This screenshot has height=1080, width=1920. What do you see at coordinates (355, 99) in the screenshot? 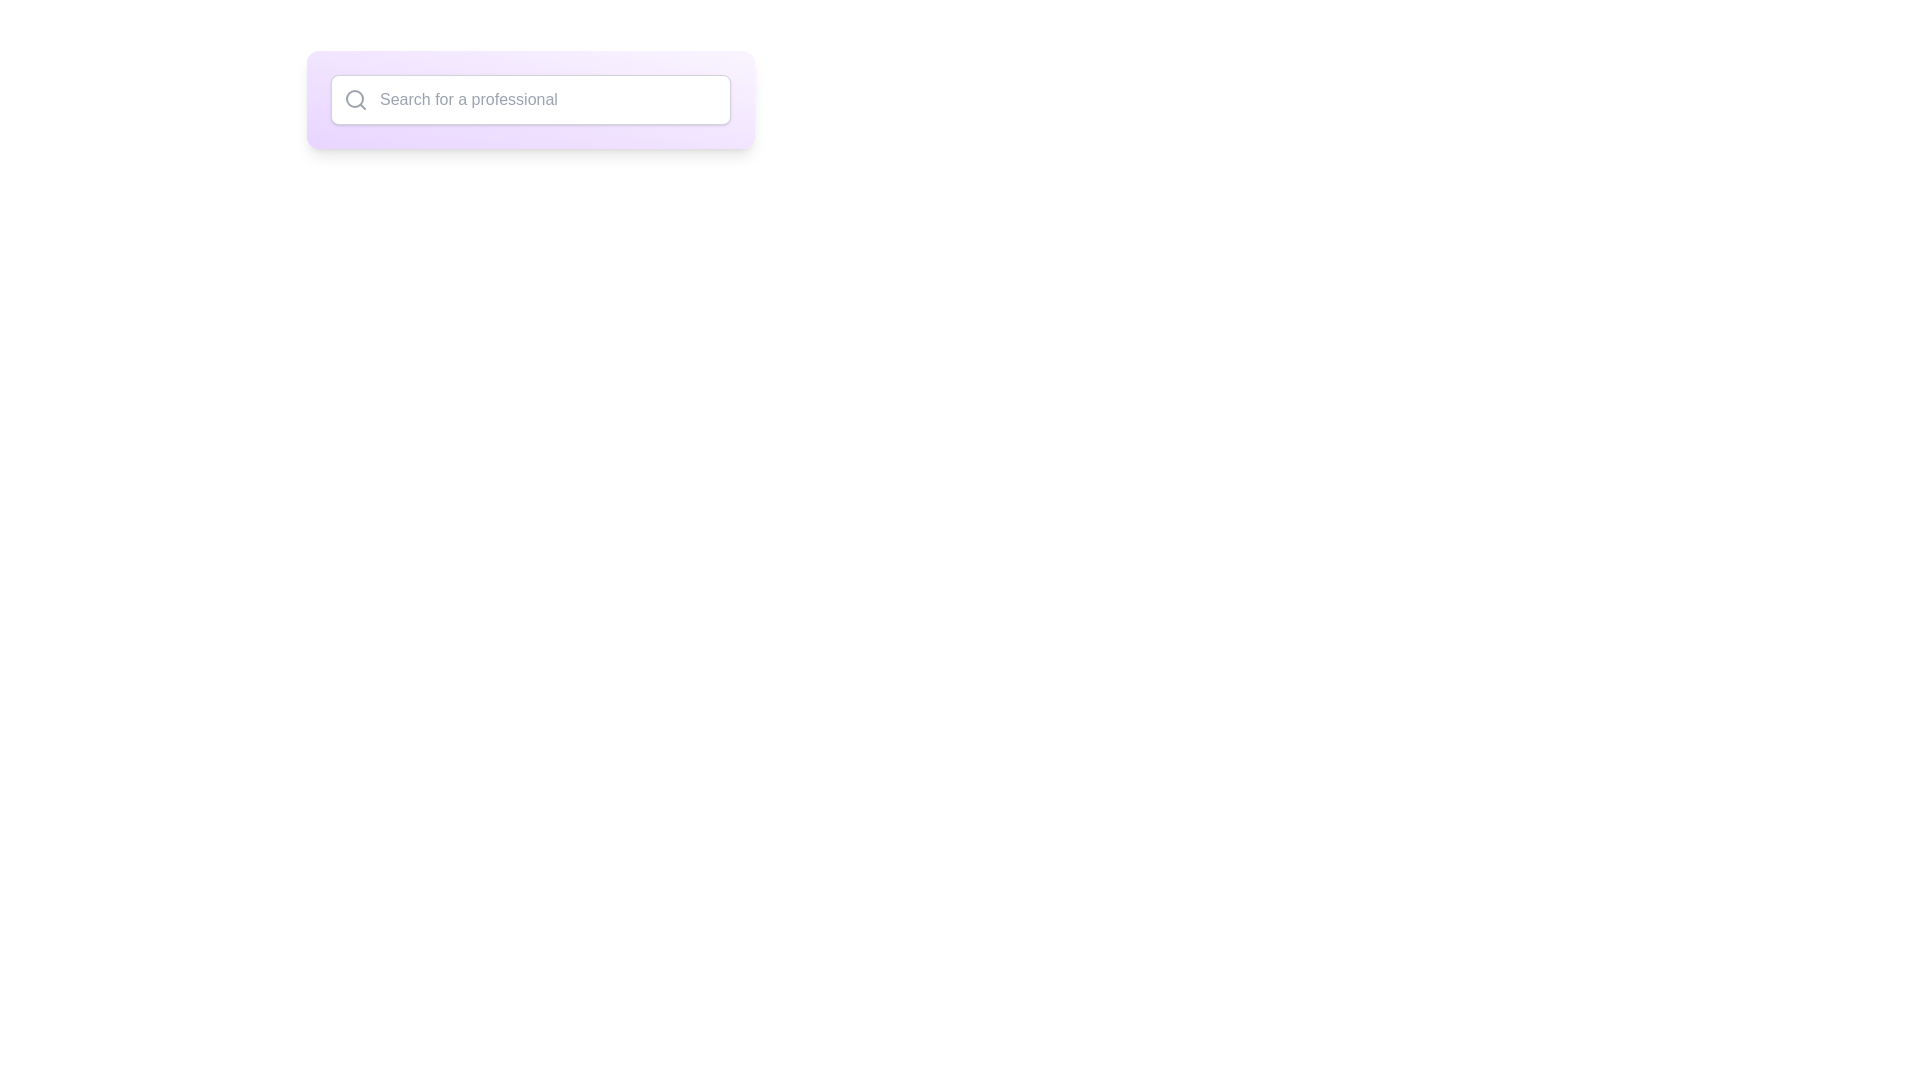
I see `the inner circular part of the graphical search icon associated with the search bar, located near the top-left of the page layout` at bounding box center [355, 99].